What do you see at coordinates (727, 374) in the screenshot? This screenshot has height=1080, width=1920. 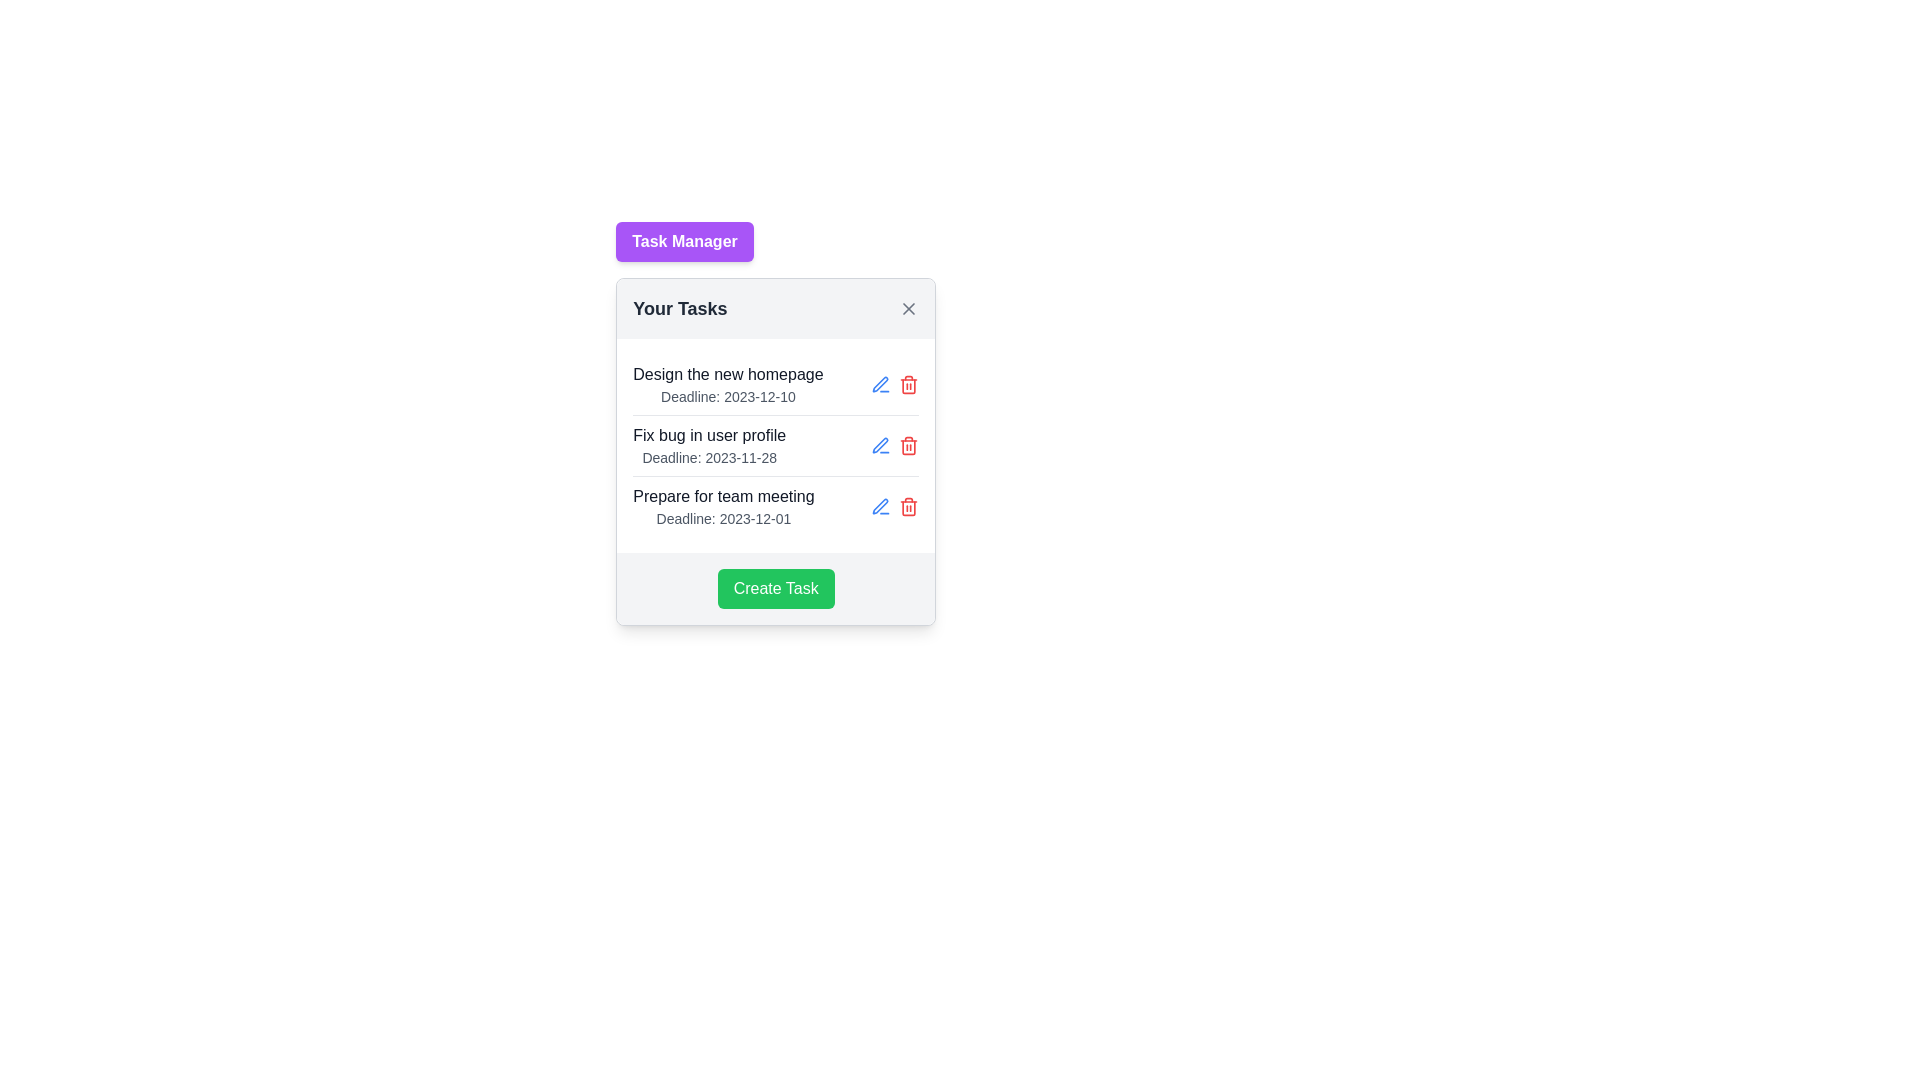 I see `the text label that reads 'Design the new homepage' located within the first task entry of the 'Your Tasks' section` at bounding box center [727, 374].